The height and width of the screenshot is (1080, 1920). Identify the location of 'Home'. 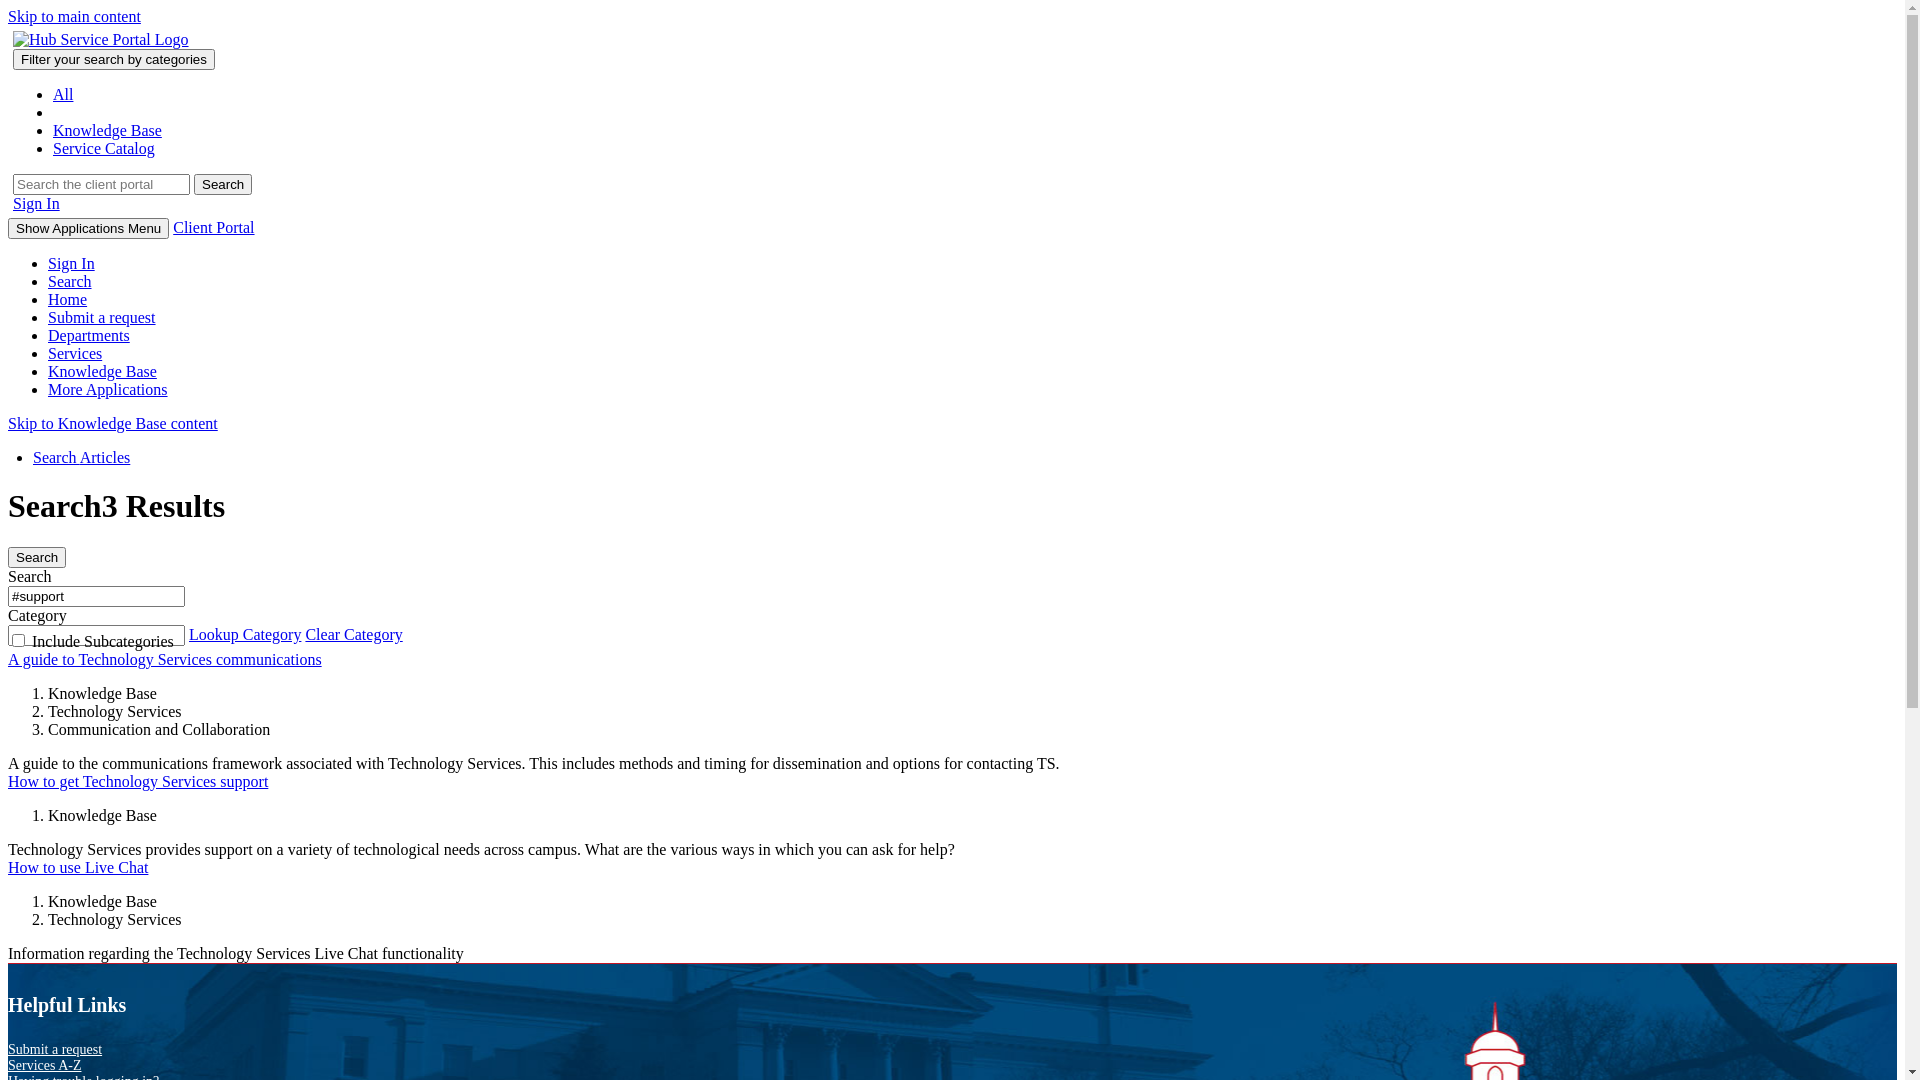
(67, 299).